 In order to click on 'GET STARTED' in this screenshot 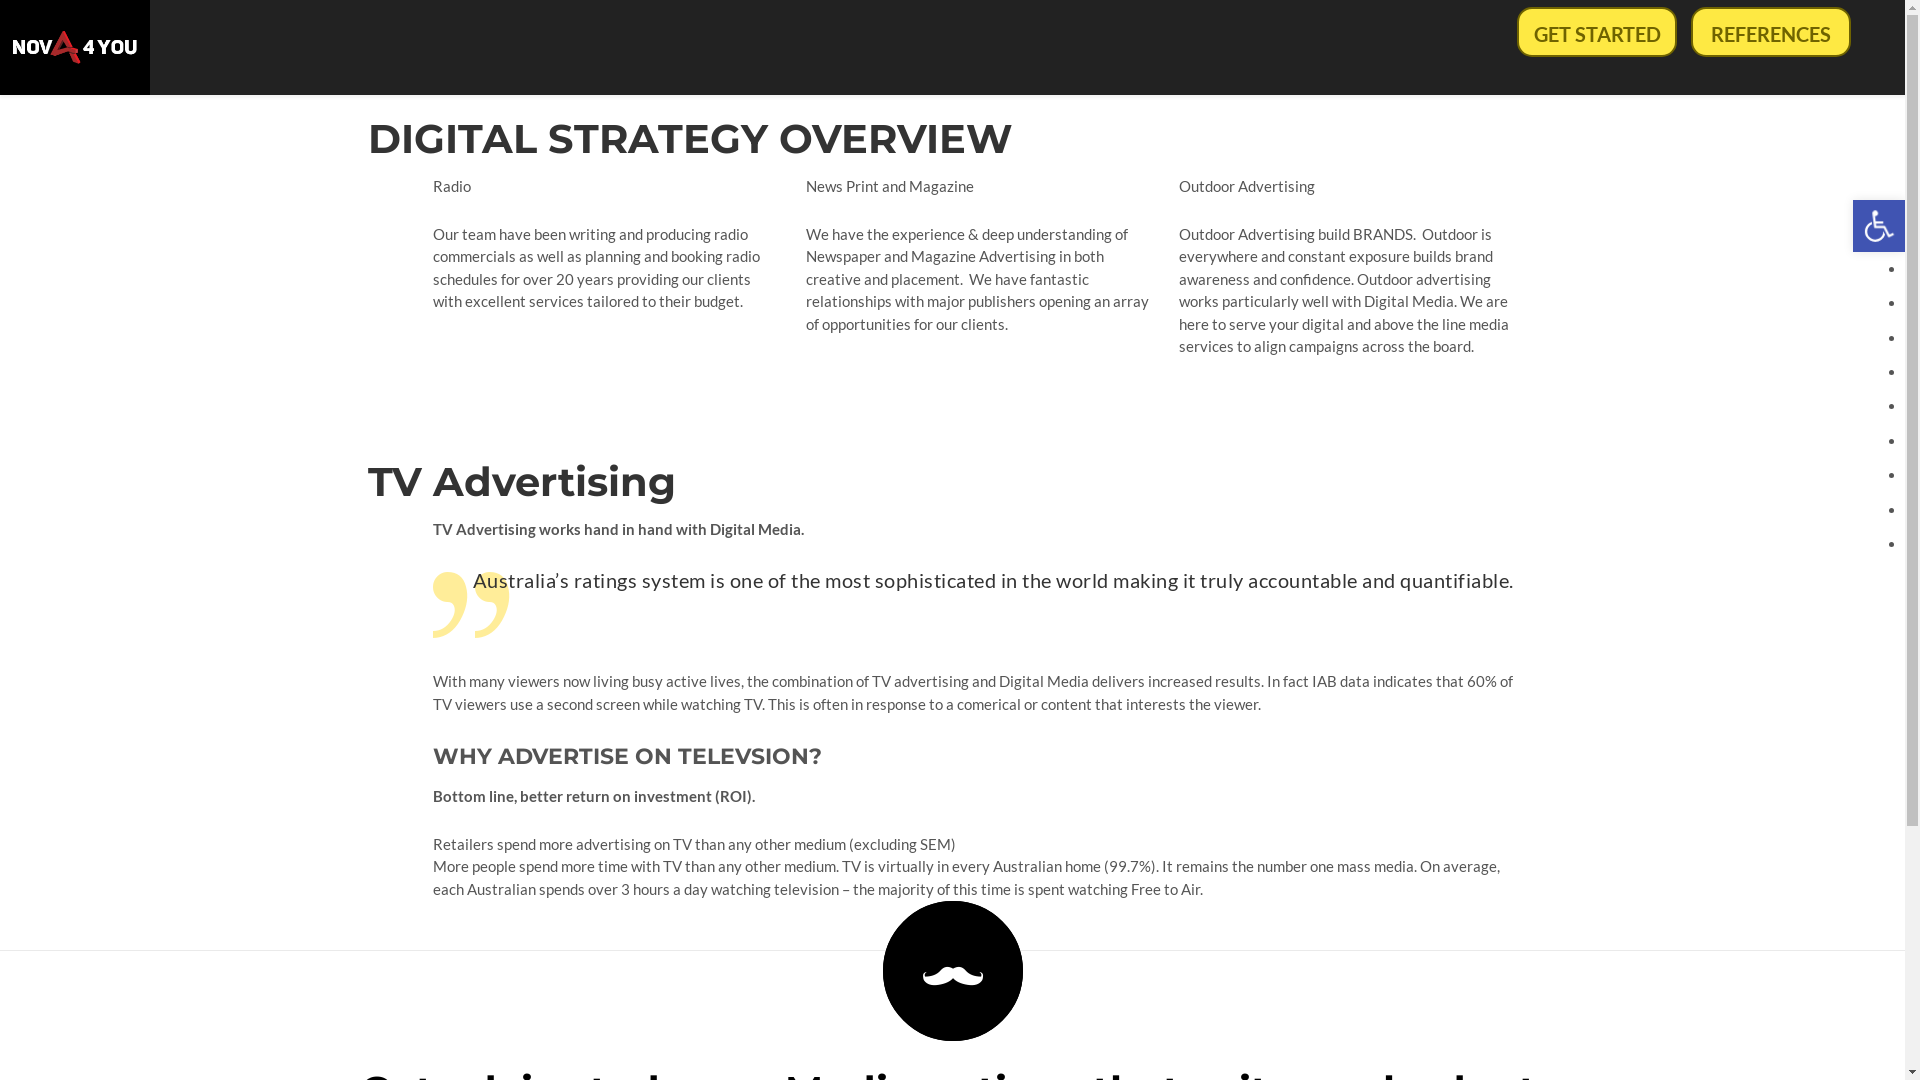, I will do `click(1596, 31)`.